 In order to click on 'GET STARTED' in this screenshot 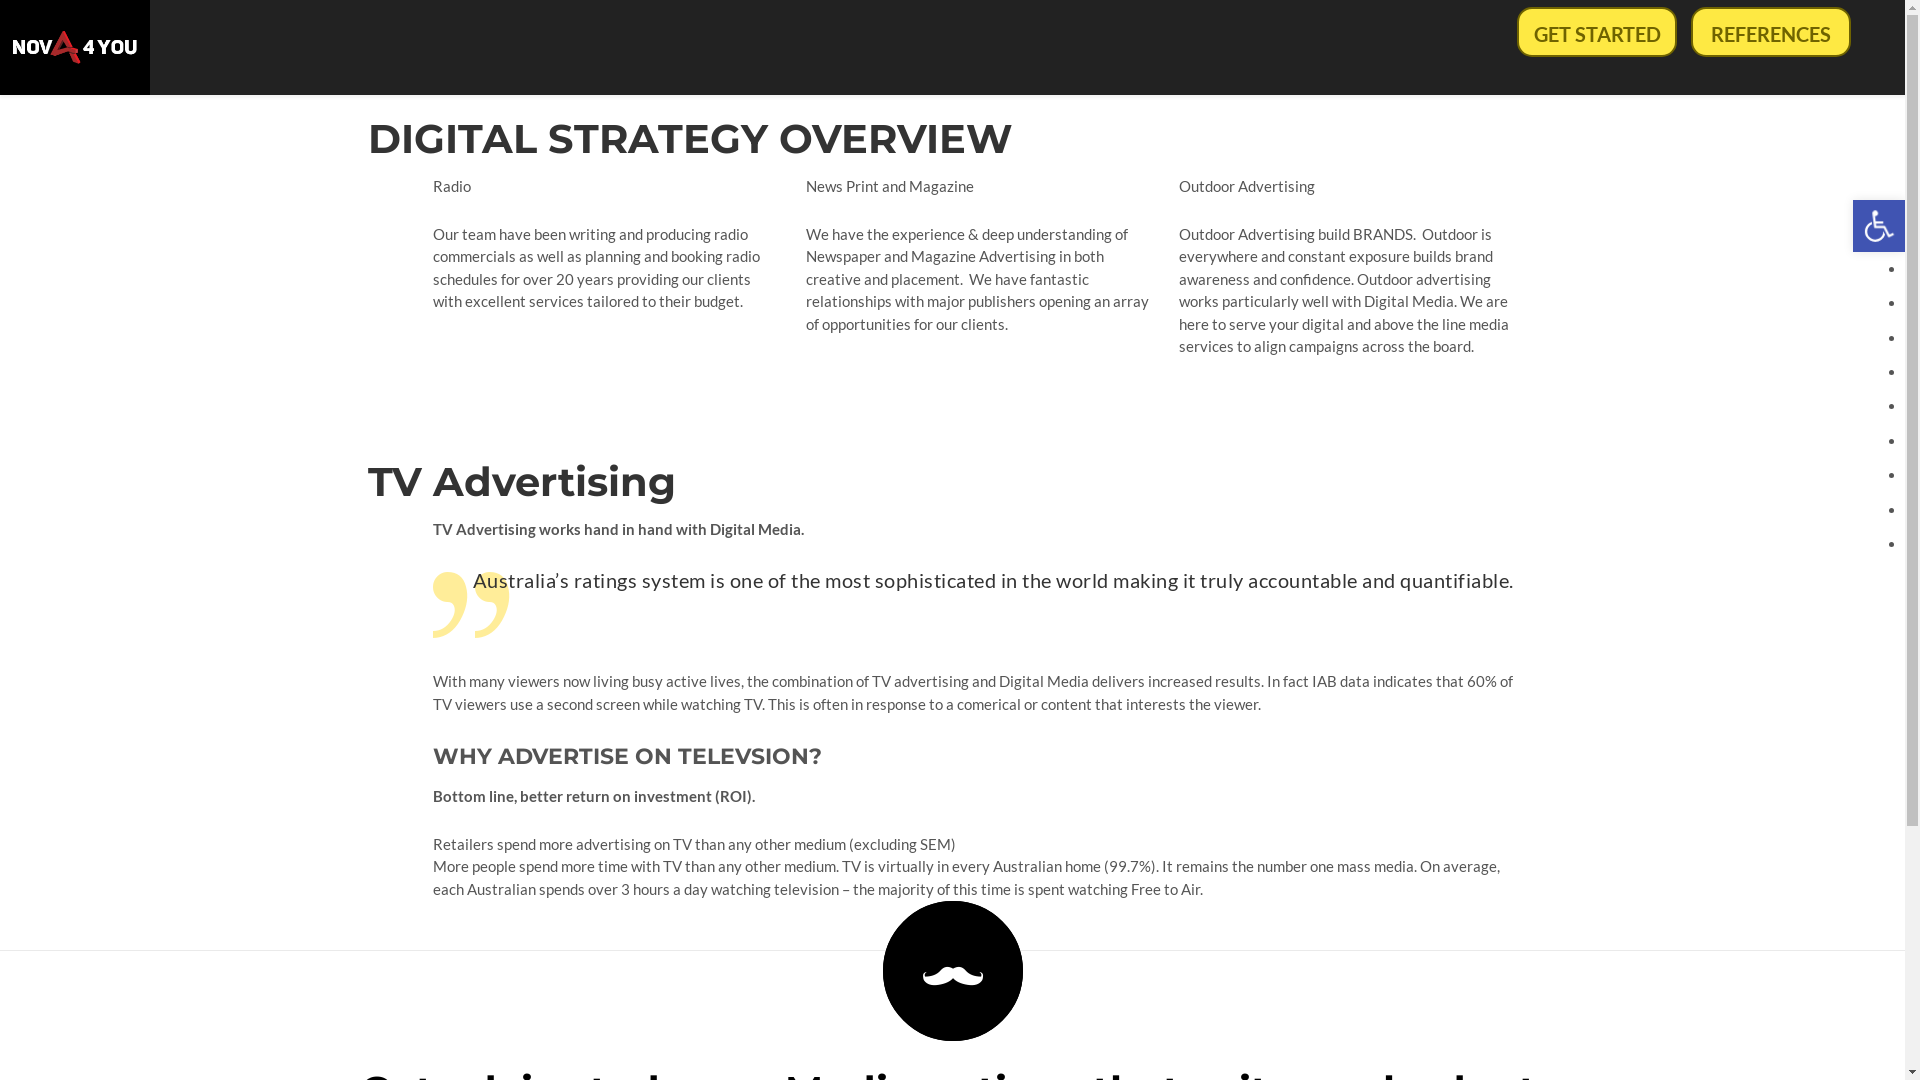, I will do `click(1596, 31)`.